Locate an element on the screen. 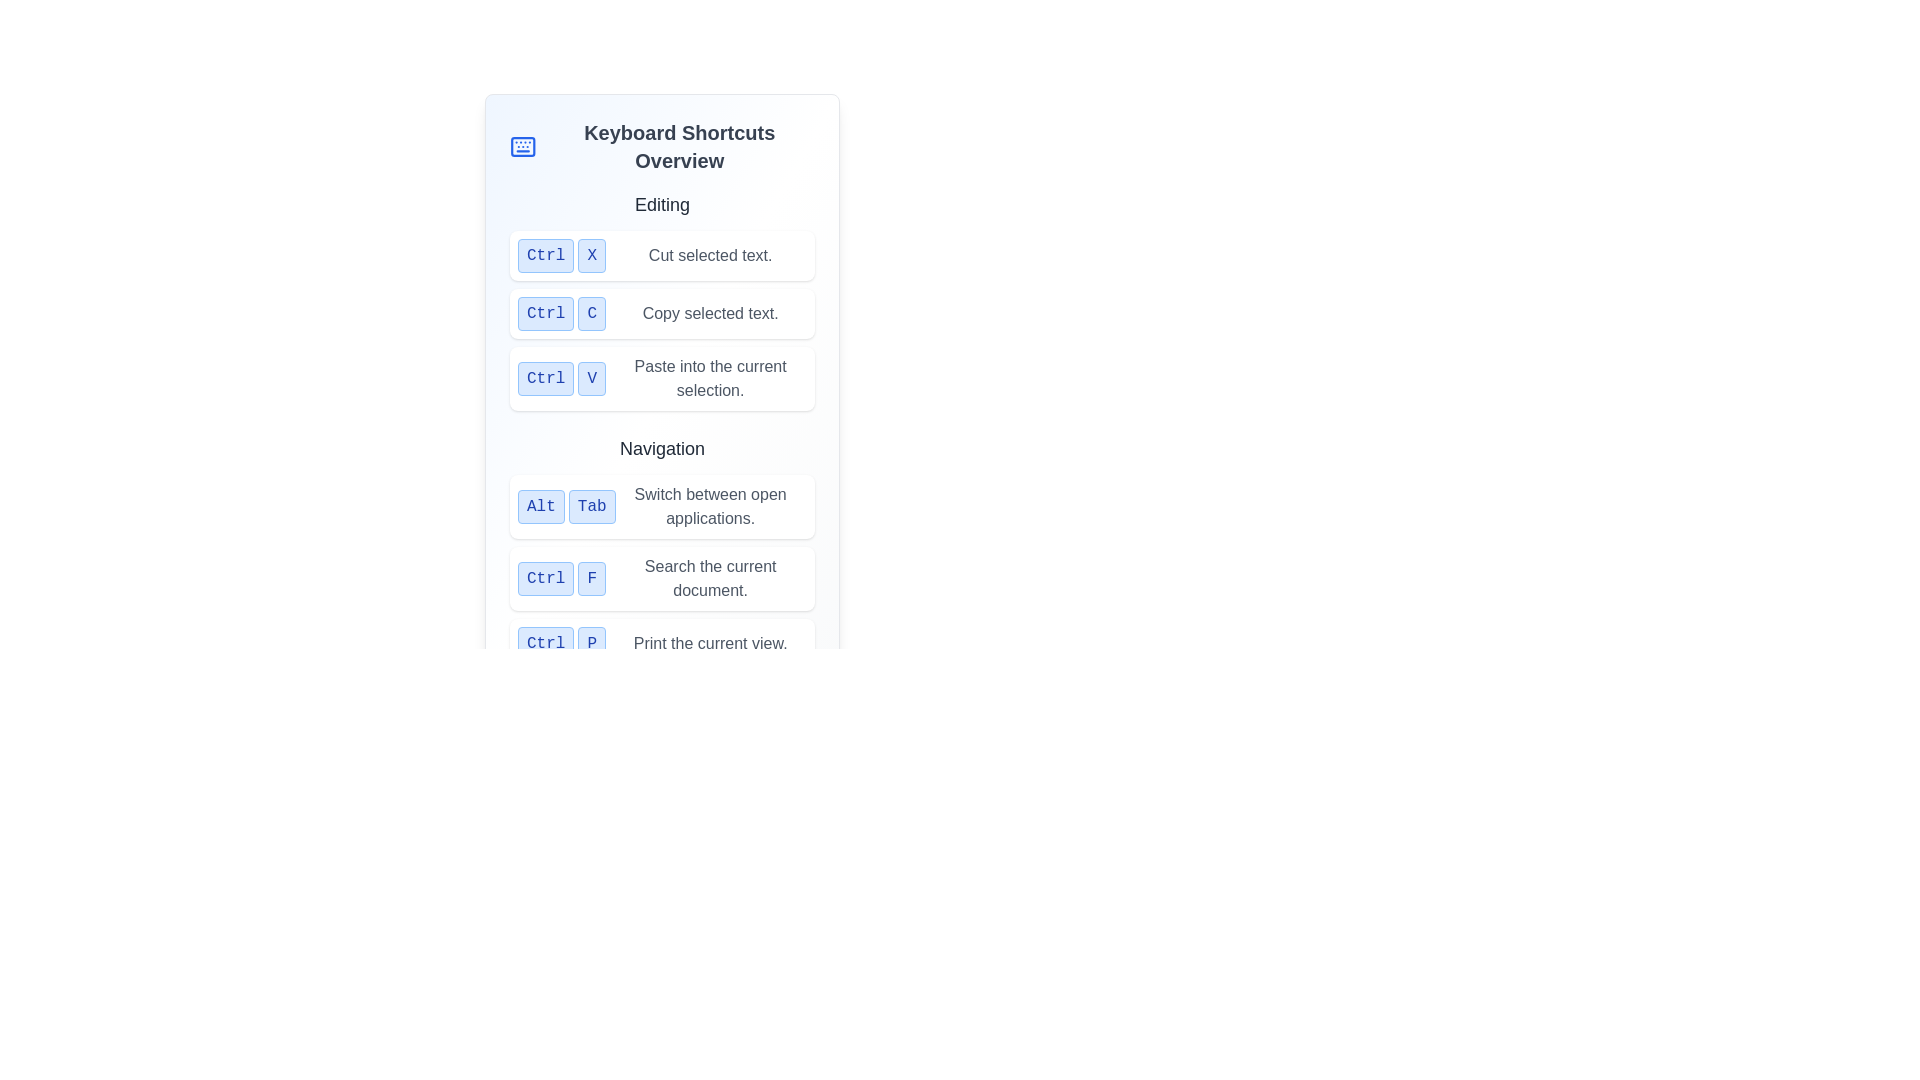 The width and height of the screenshot is (1920, 1080). the 'Ctrl' label, which represents the keyboard shortcut key, located in the 'Navigation' section of the 'Keyboard Shortcuts Overview' panel is located at coordinates (546, 578).